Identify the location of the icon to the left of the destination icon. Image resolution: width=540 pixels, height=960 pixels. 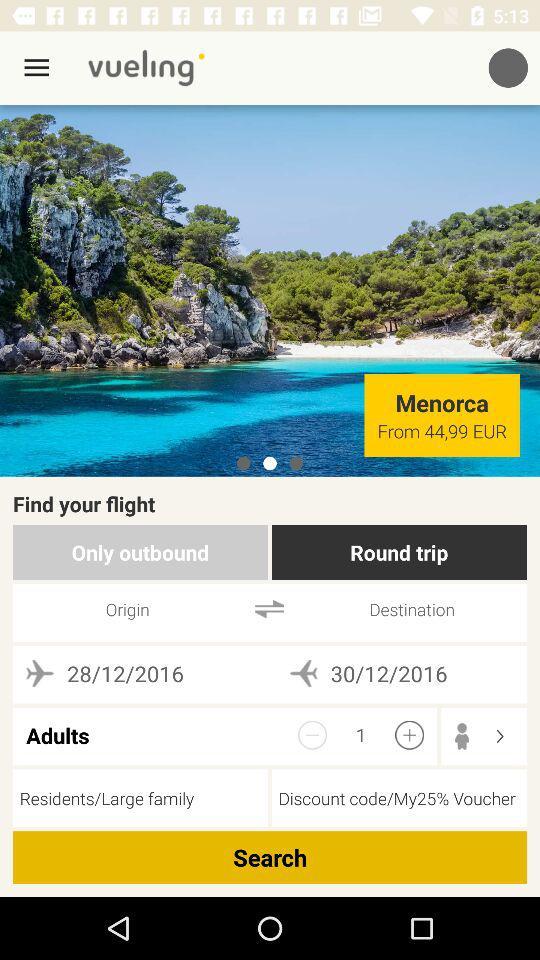
(269, 608).